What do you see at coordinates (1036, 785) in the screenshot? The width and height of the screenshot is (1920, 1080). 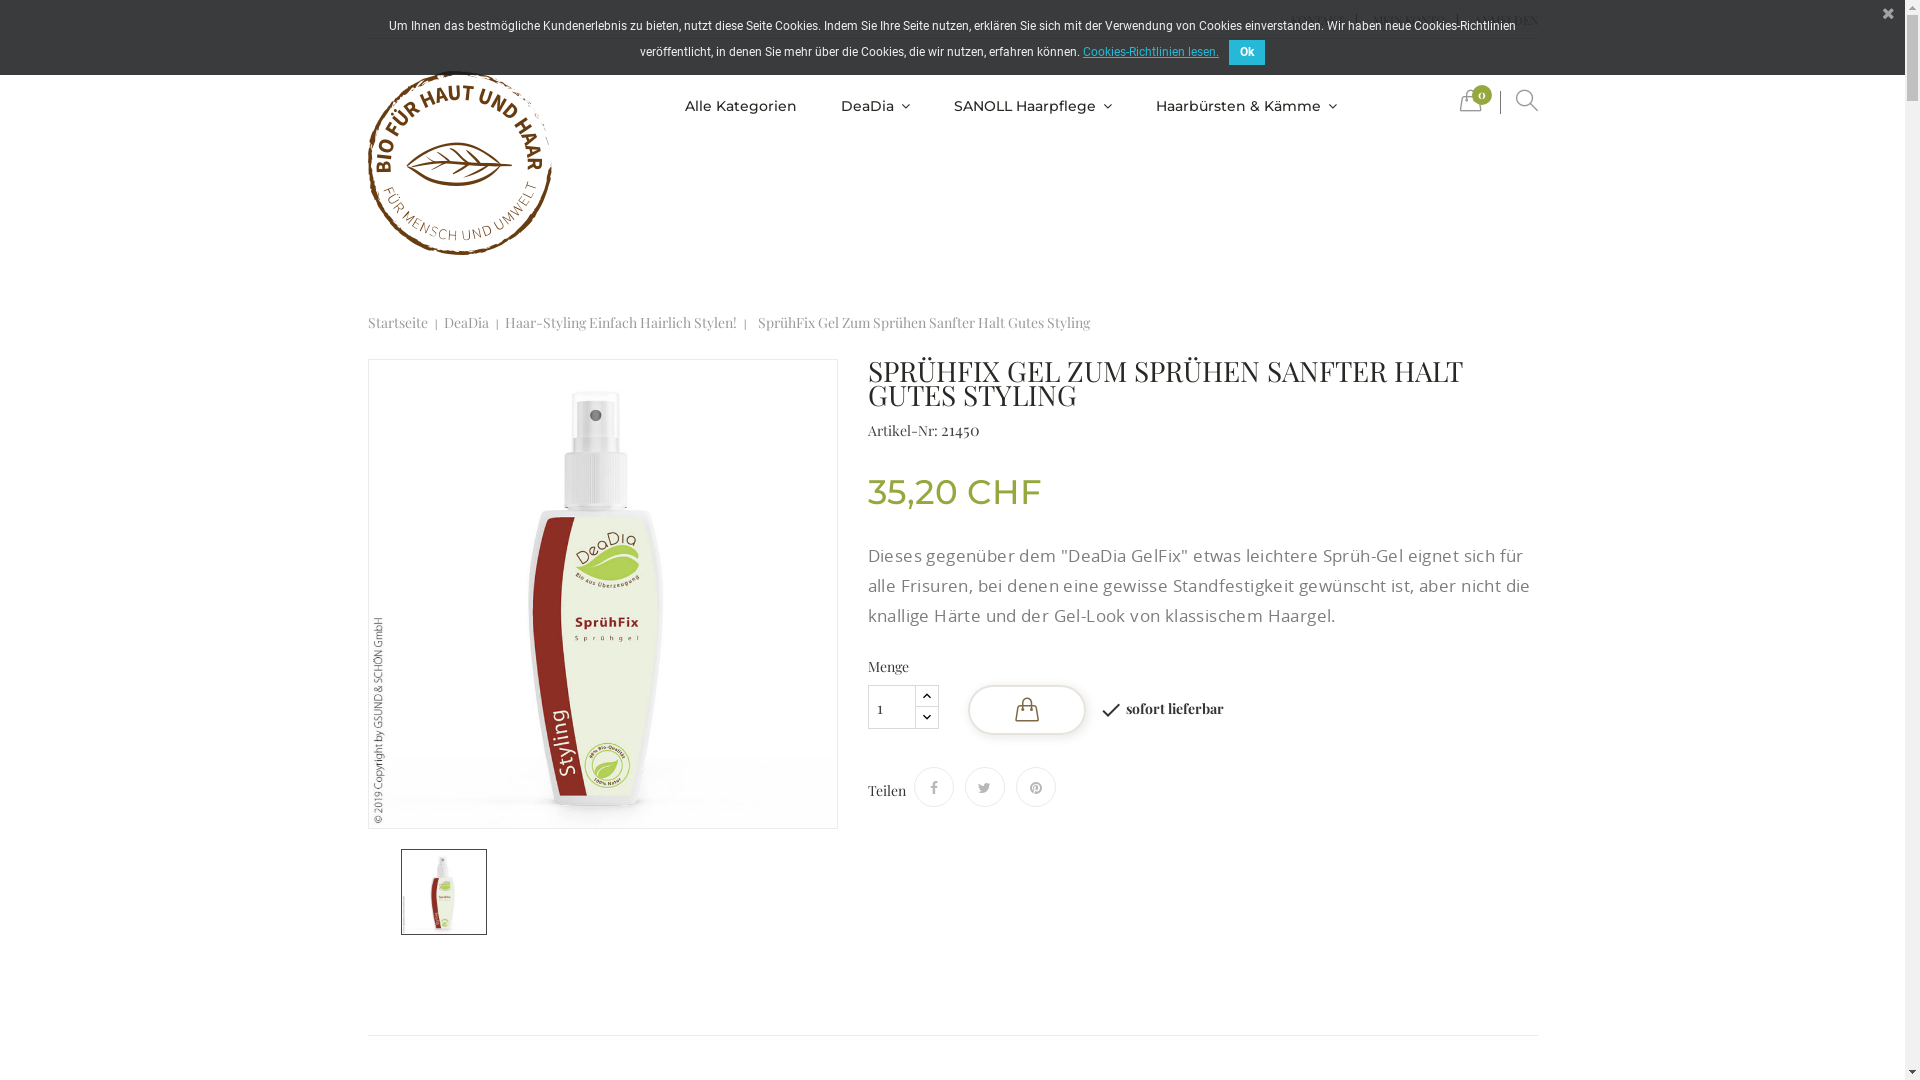 I see `'Pinterest'` at bounding box center [1036, 785].